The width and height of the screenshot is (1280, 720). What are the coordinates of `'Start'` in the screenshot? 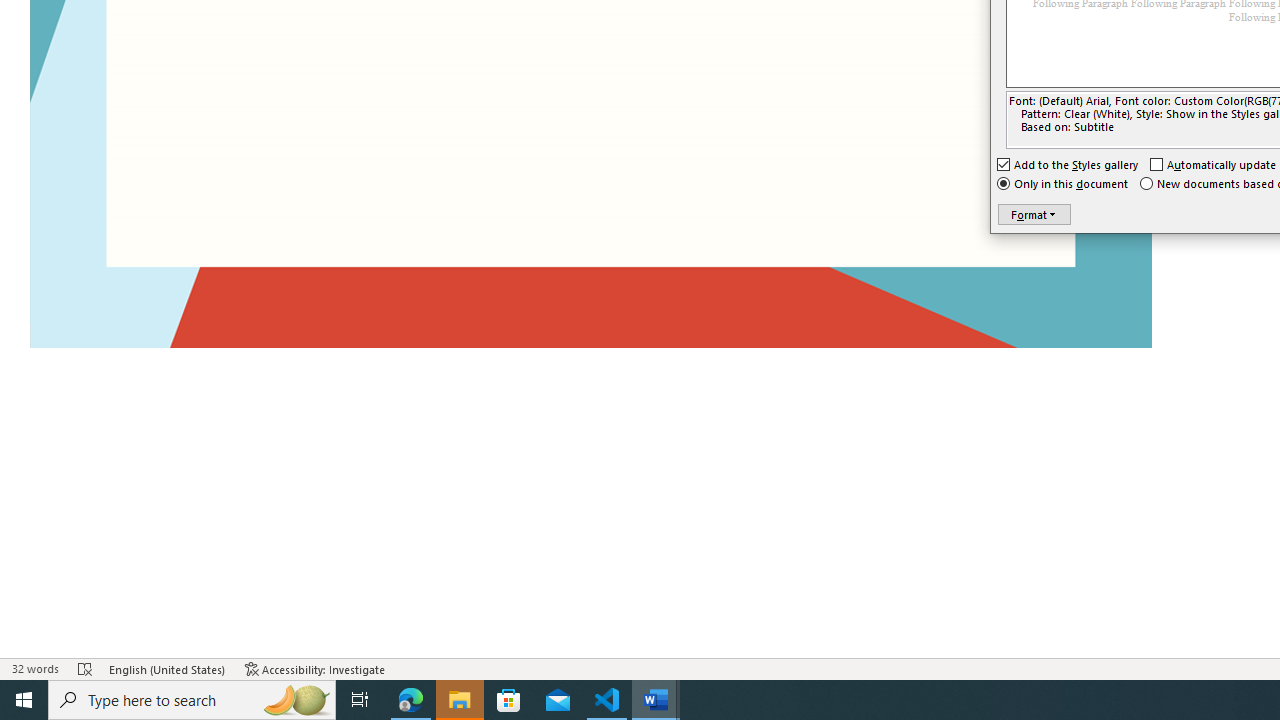 It's located at (24, 698).